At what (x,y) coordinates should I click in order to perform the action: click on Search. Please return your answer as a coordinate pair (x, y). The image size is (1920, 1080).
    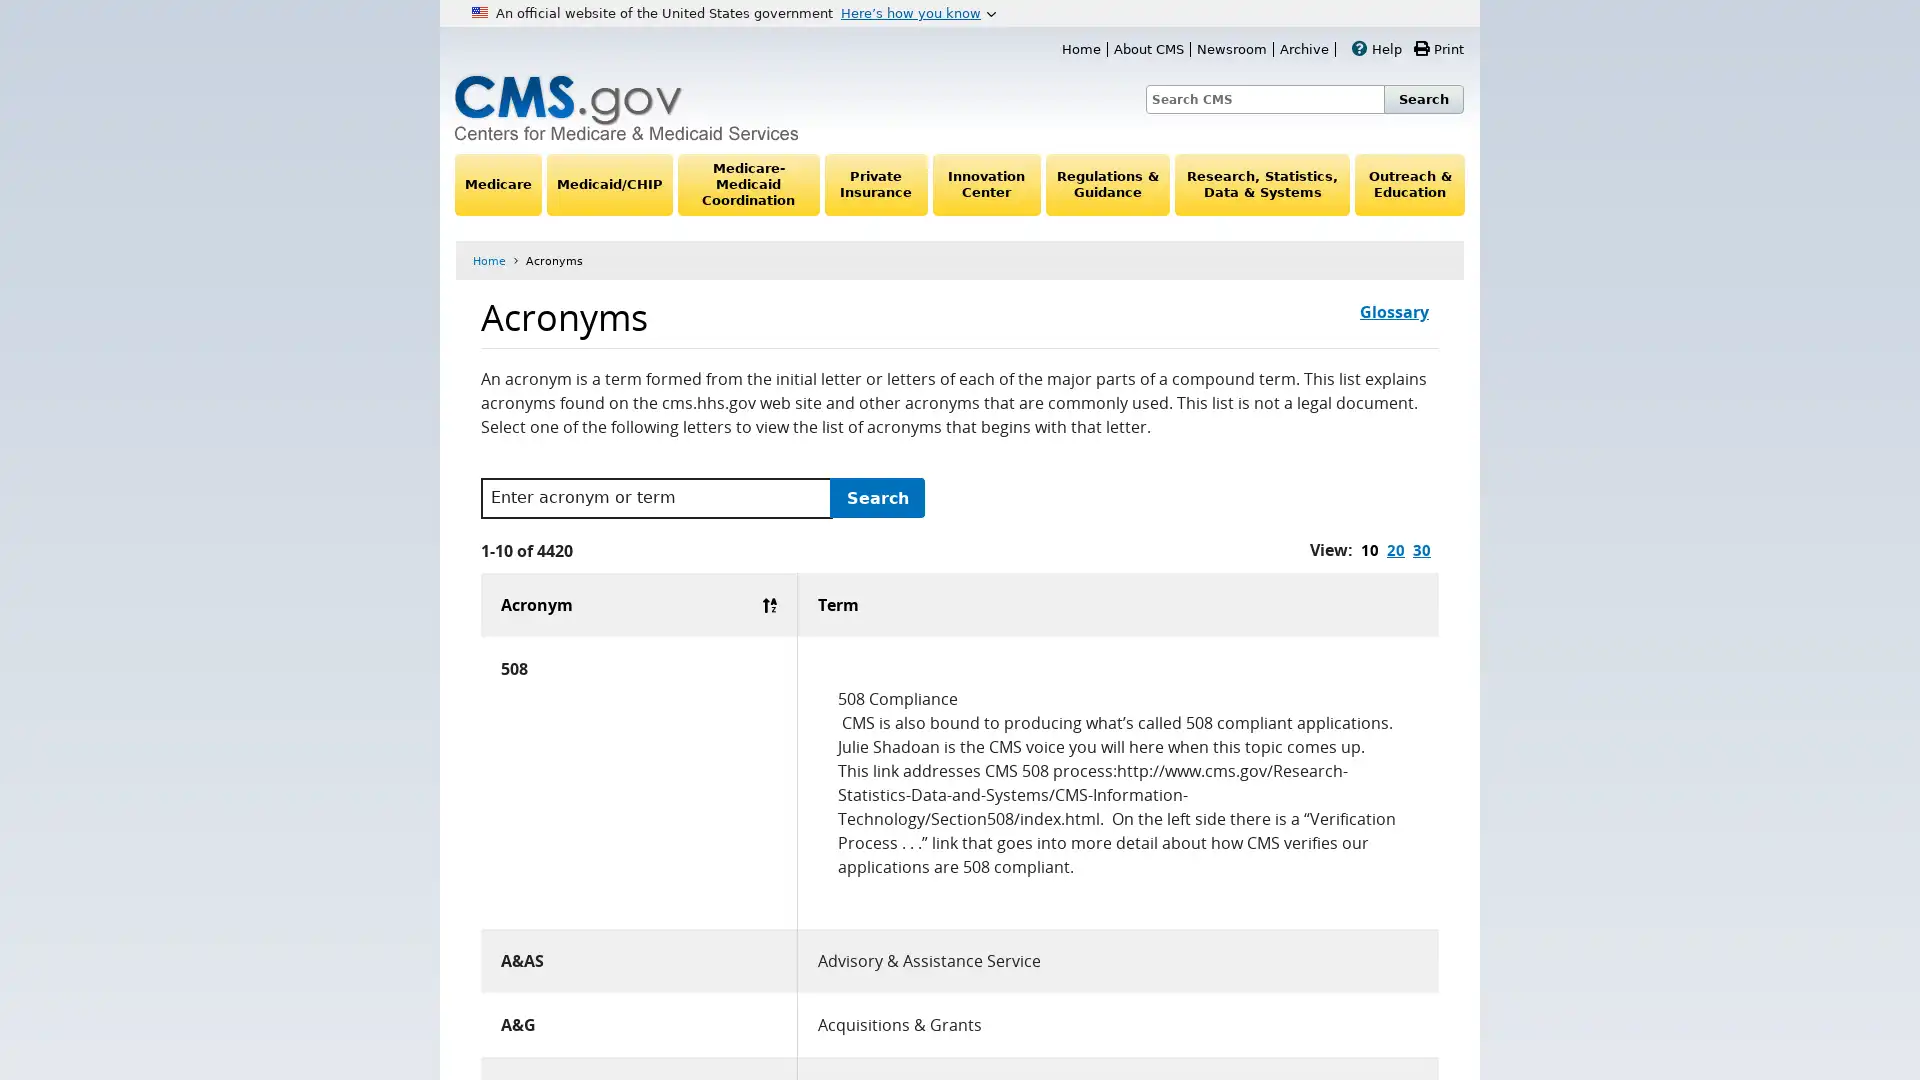
    Looking at the image, I should click on (1423, 99).